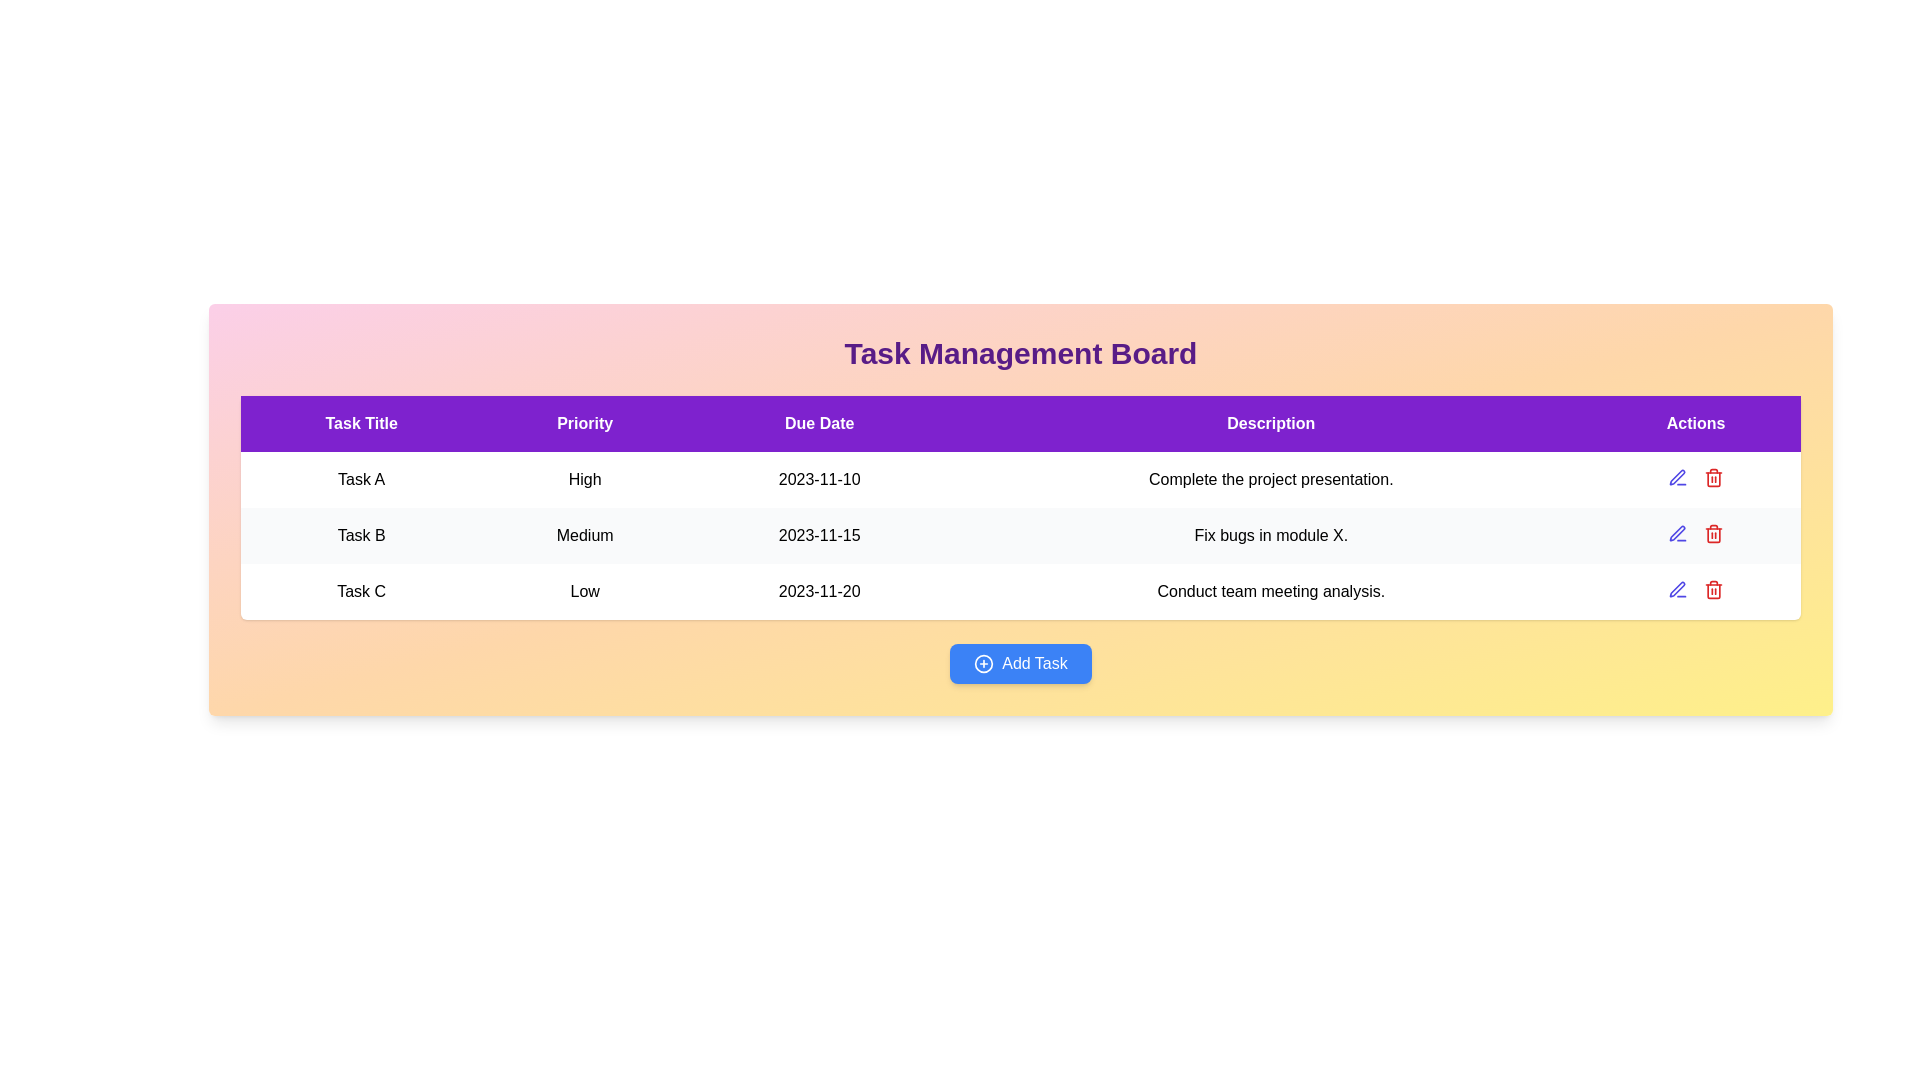 The image size is (1920, 1080). What do you see at coordinates (1021, 353) in the screenshot?
I see `the text header that reads 'Task Management Board,' which is styled with large bold lettering in purple and located at the upper section of a card component with a gradient background` at bounding box center [1021, 353].